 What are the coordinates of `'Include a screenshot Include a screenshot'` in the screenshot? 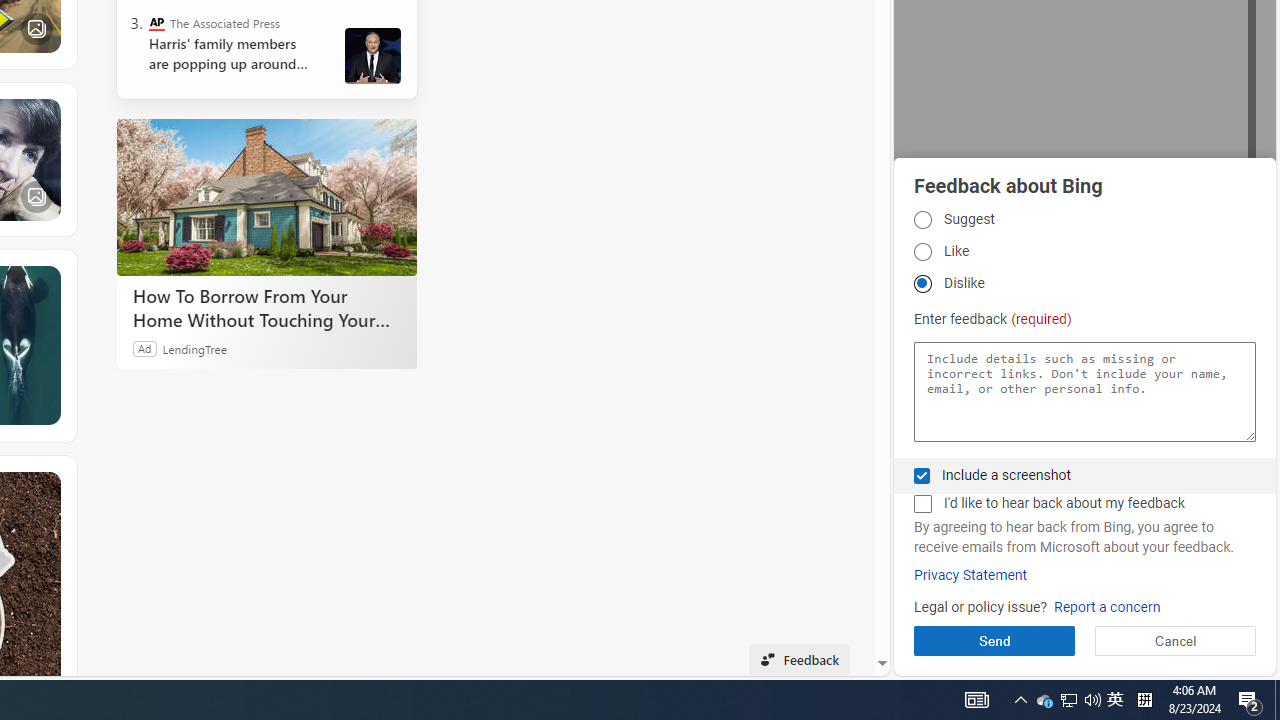 It's located at (921, 475).